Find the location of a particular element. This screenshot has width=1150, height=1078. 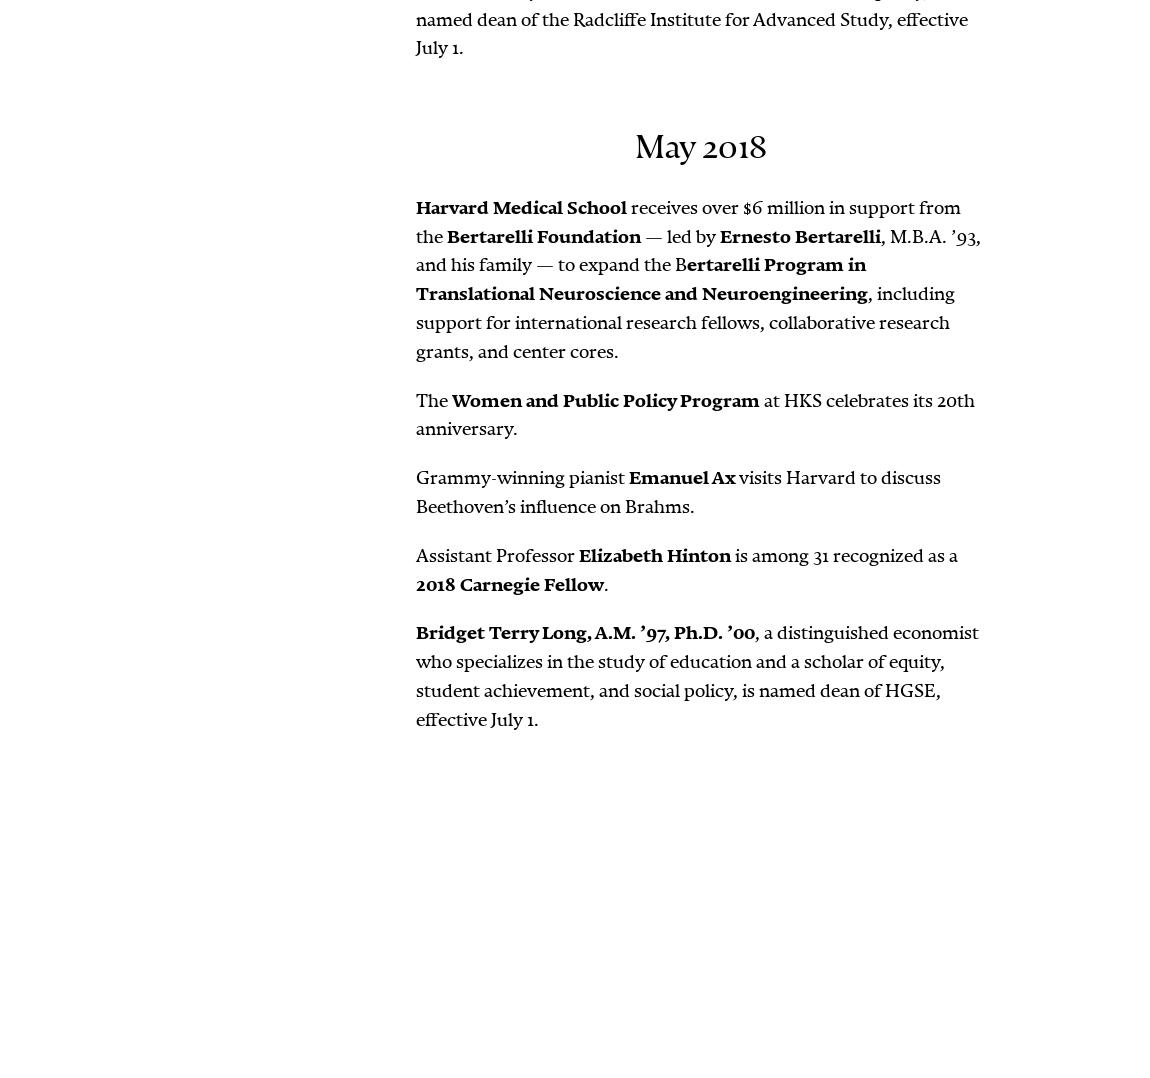

'Grammy-winning pianist' is located at coordinates (522, 476).